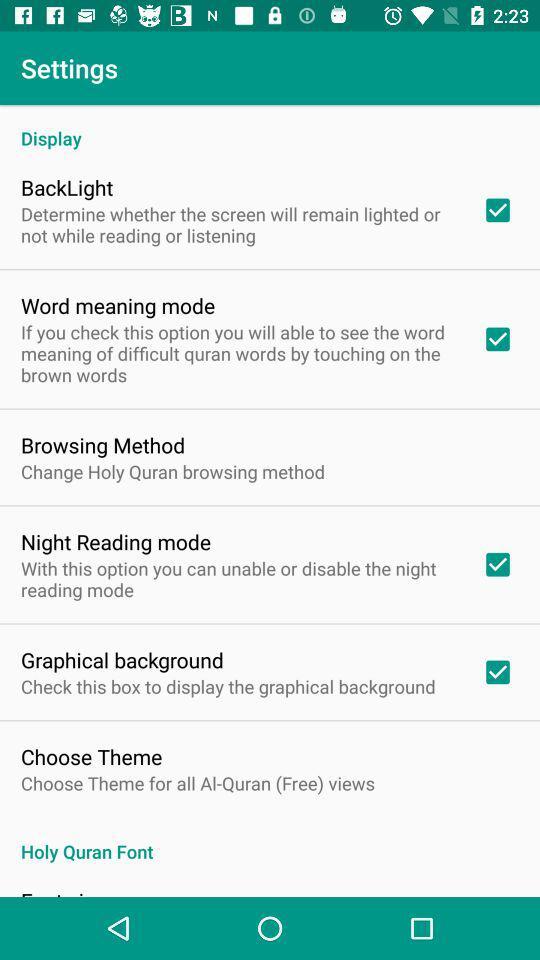 Image resolution: width=540 pixels, height=960 pixels. Describe the element at coordinates (63, 890) in the screenshot. I see `font size icon` at that location.